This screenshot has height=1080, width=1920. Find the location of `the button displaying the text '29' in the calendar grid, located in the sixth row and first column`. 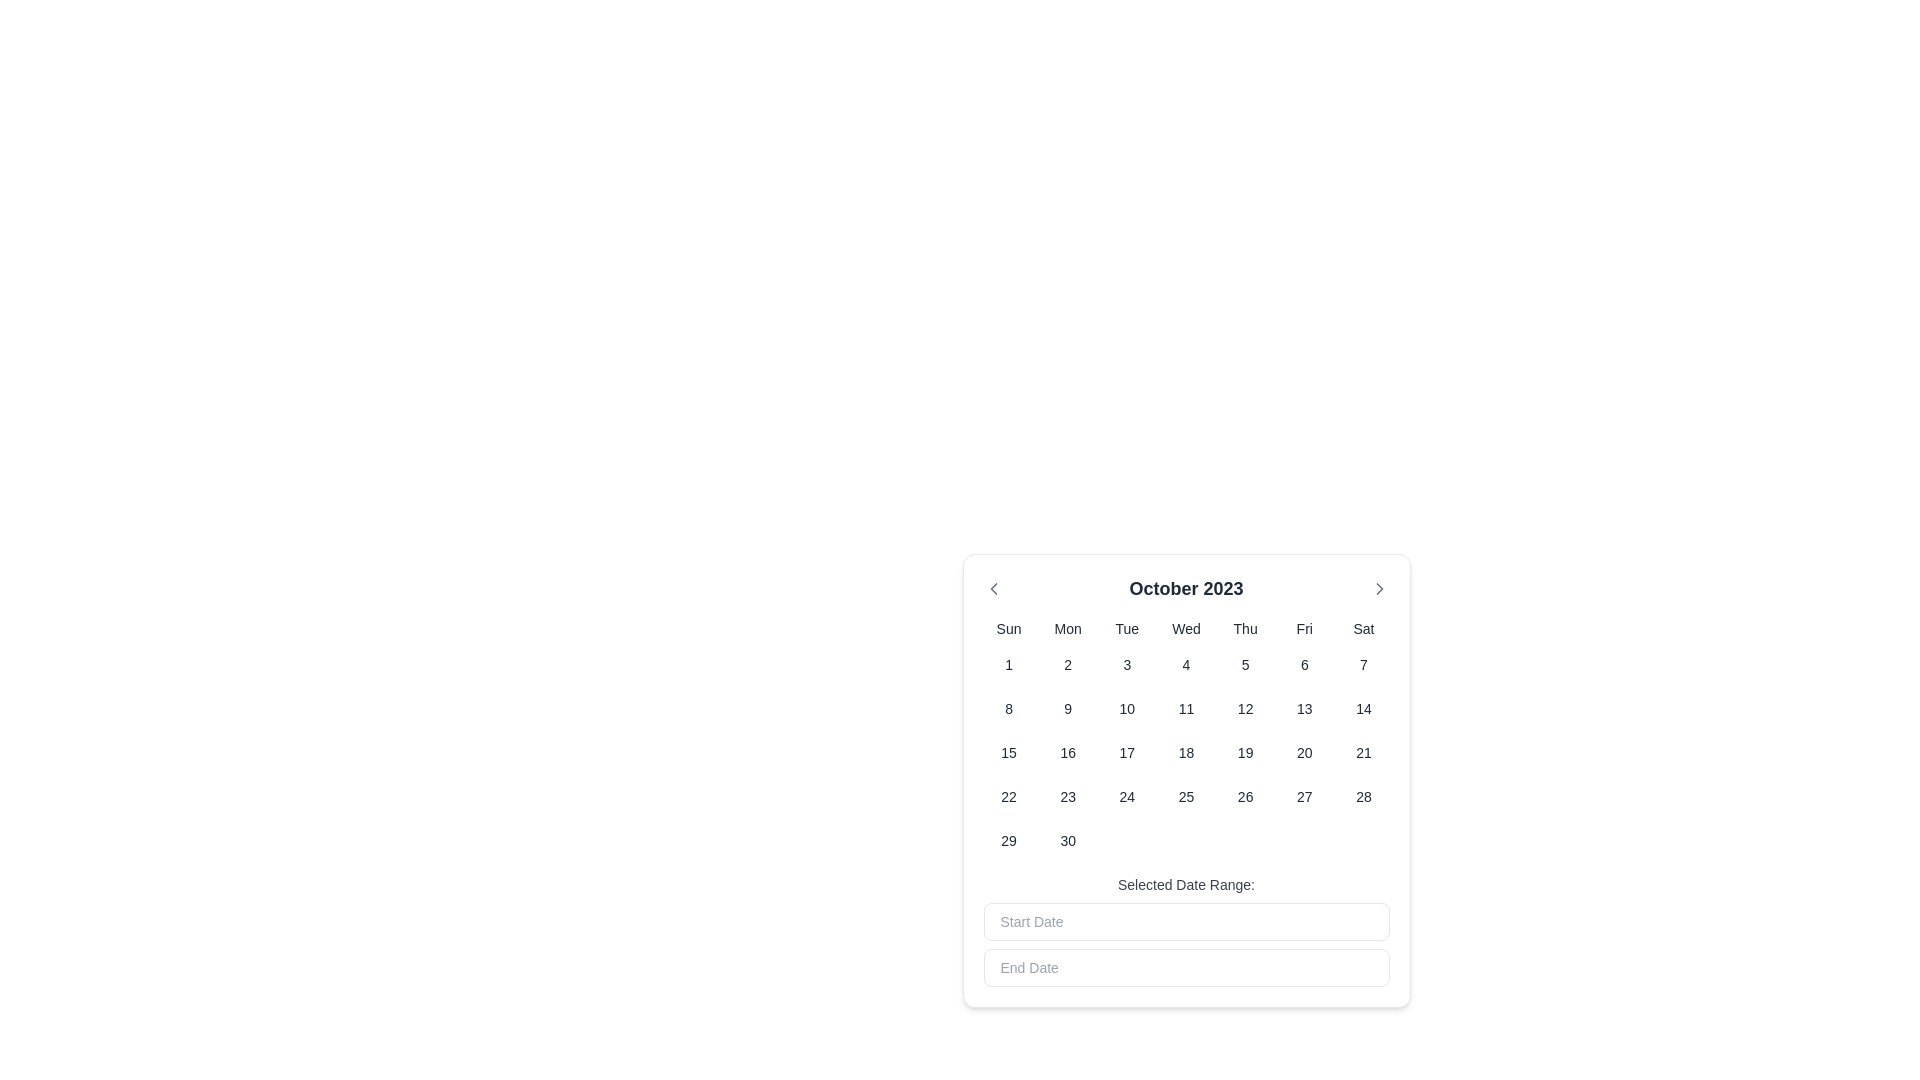

the button displaying the text '29' in the calendar grid, located in the sixth row and first column is located at coordinates (1009, 840).